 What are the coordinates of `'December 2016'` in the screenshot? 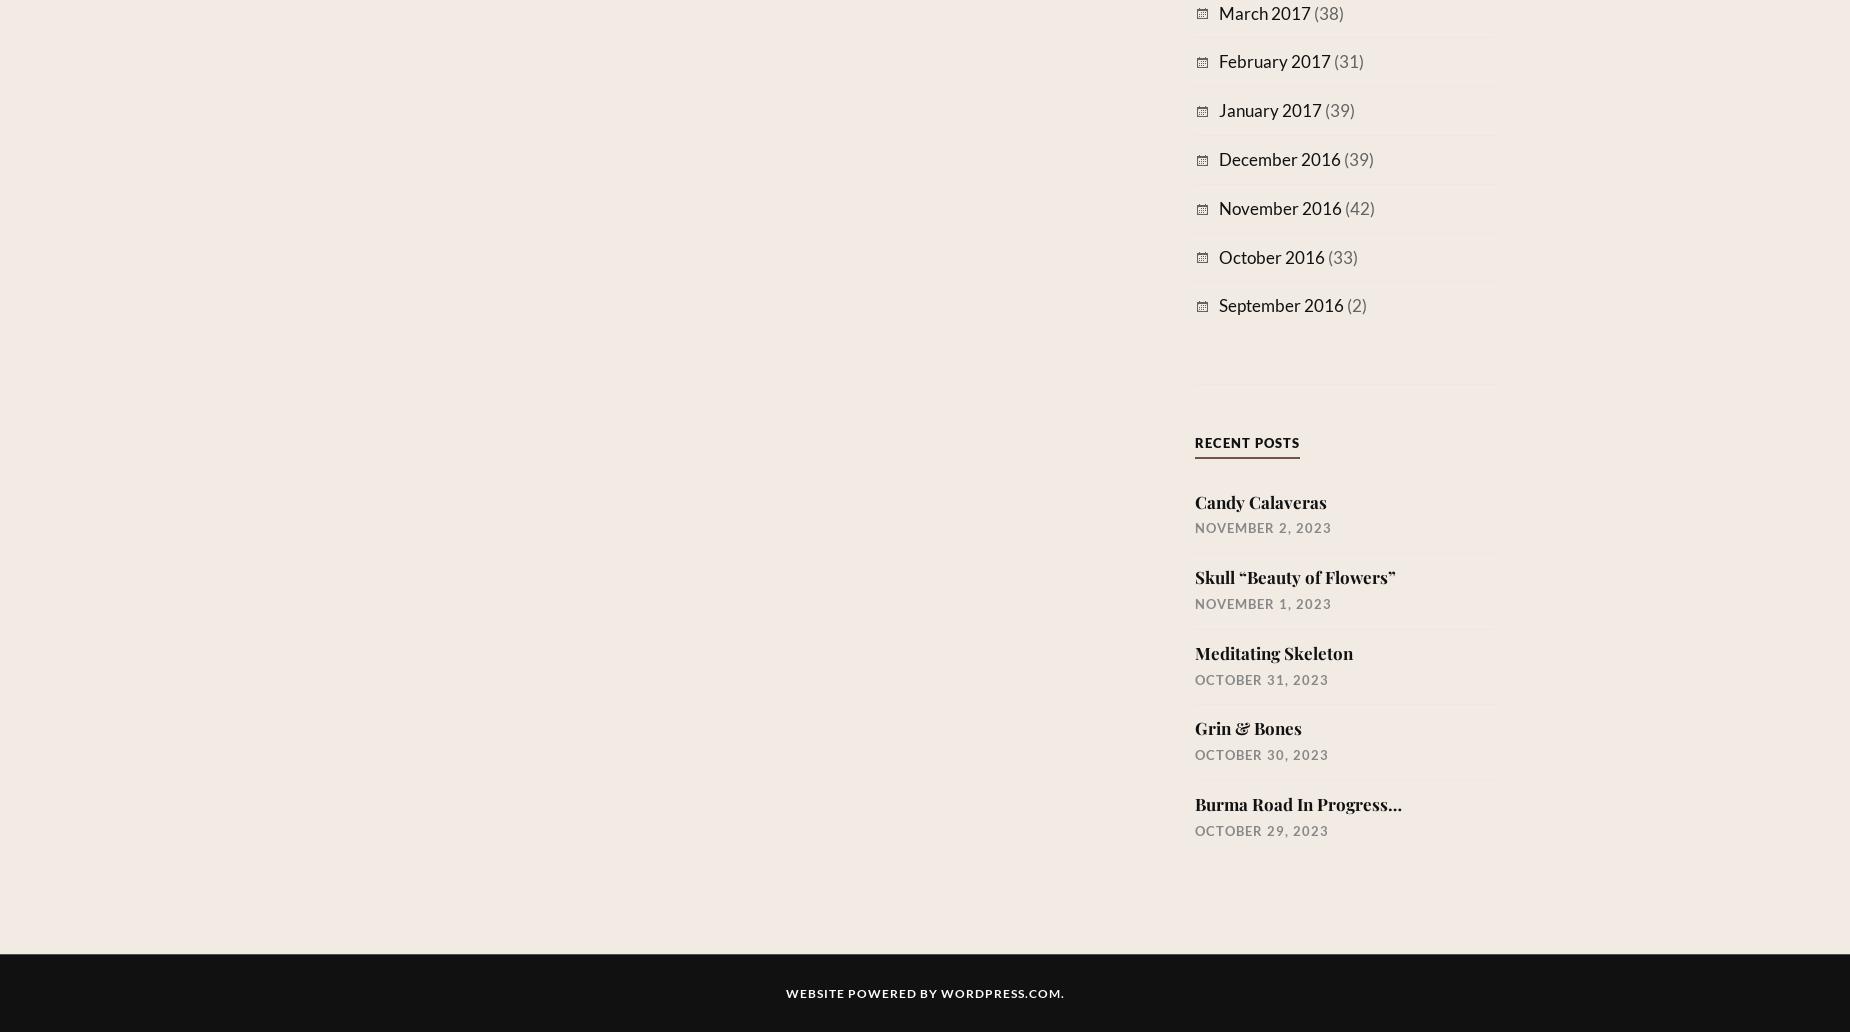 It's located at (1217, 158).